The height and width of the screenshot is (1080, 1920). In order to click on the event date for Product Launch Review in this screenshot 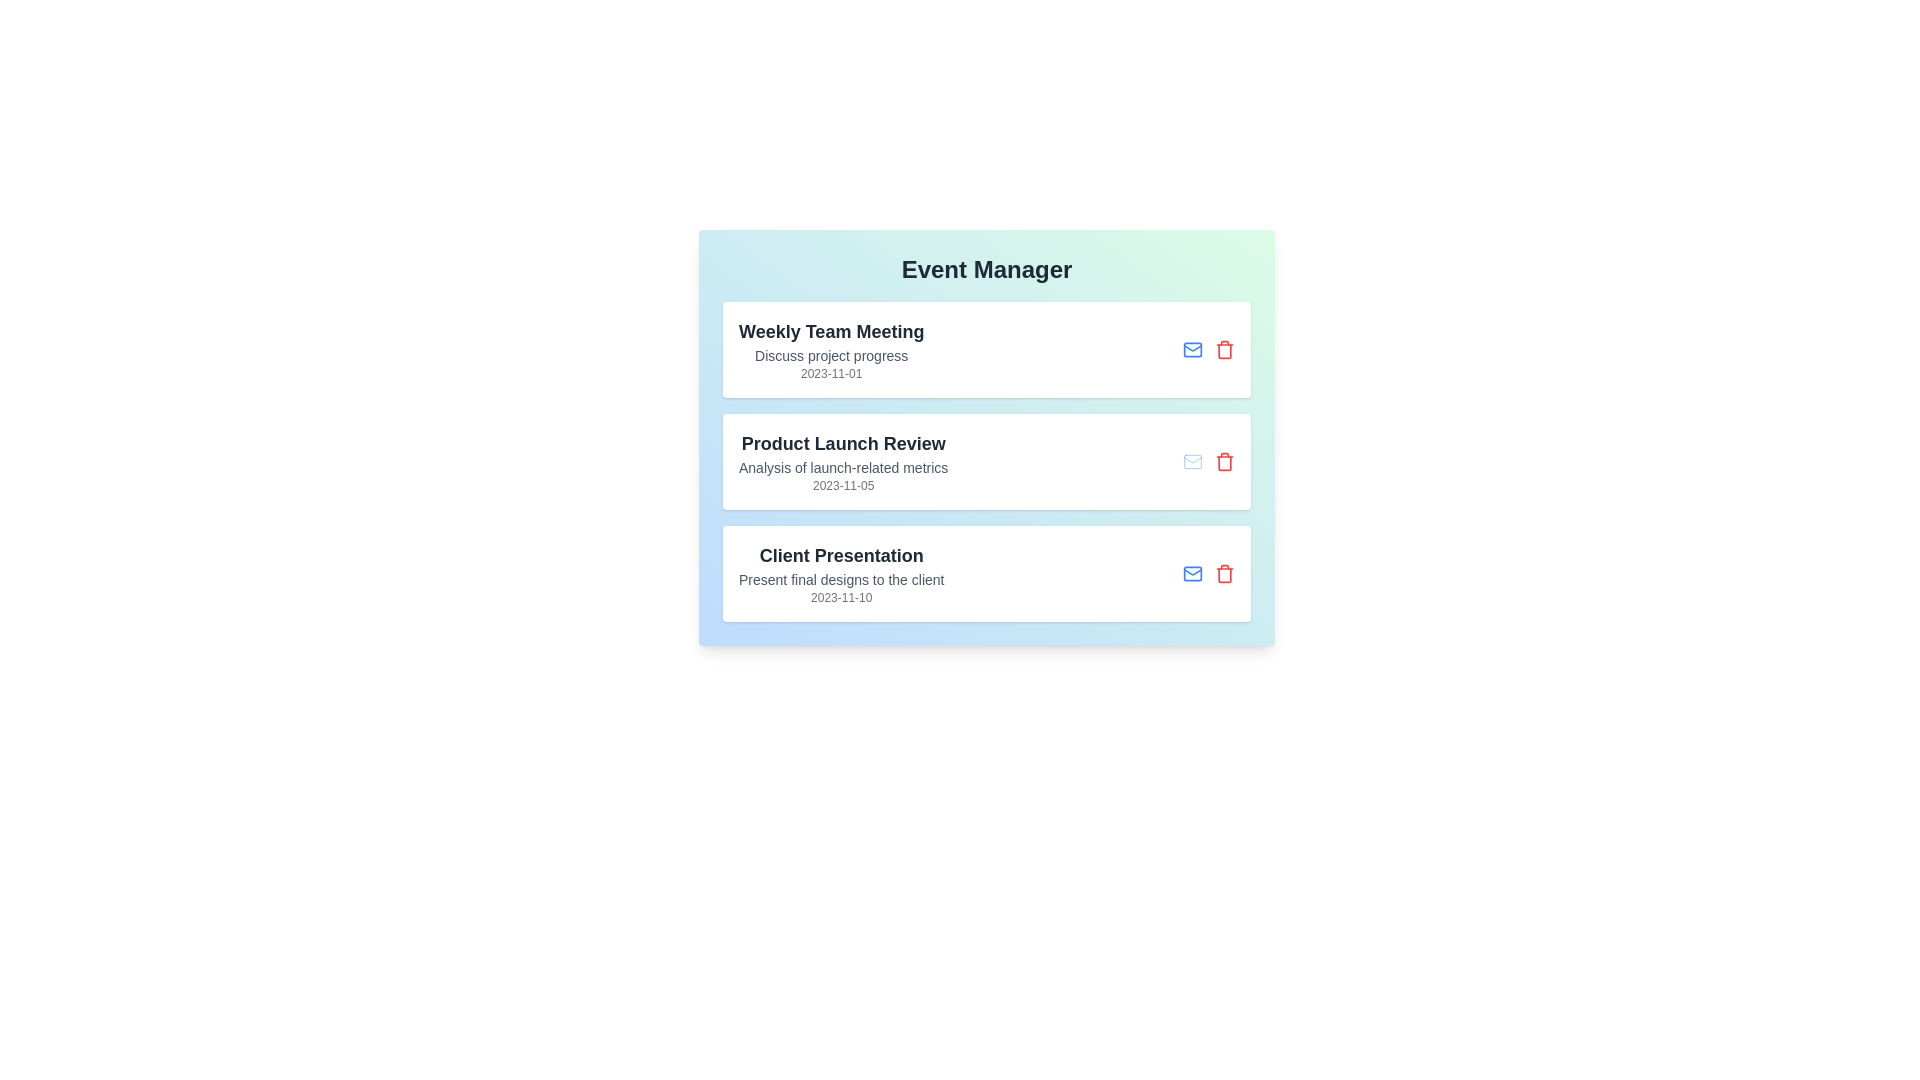, I will do `click(843, 486)`.